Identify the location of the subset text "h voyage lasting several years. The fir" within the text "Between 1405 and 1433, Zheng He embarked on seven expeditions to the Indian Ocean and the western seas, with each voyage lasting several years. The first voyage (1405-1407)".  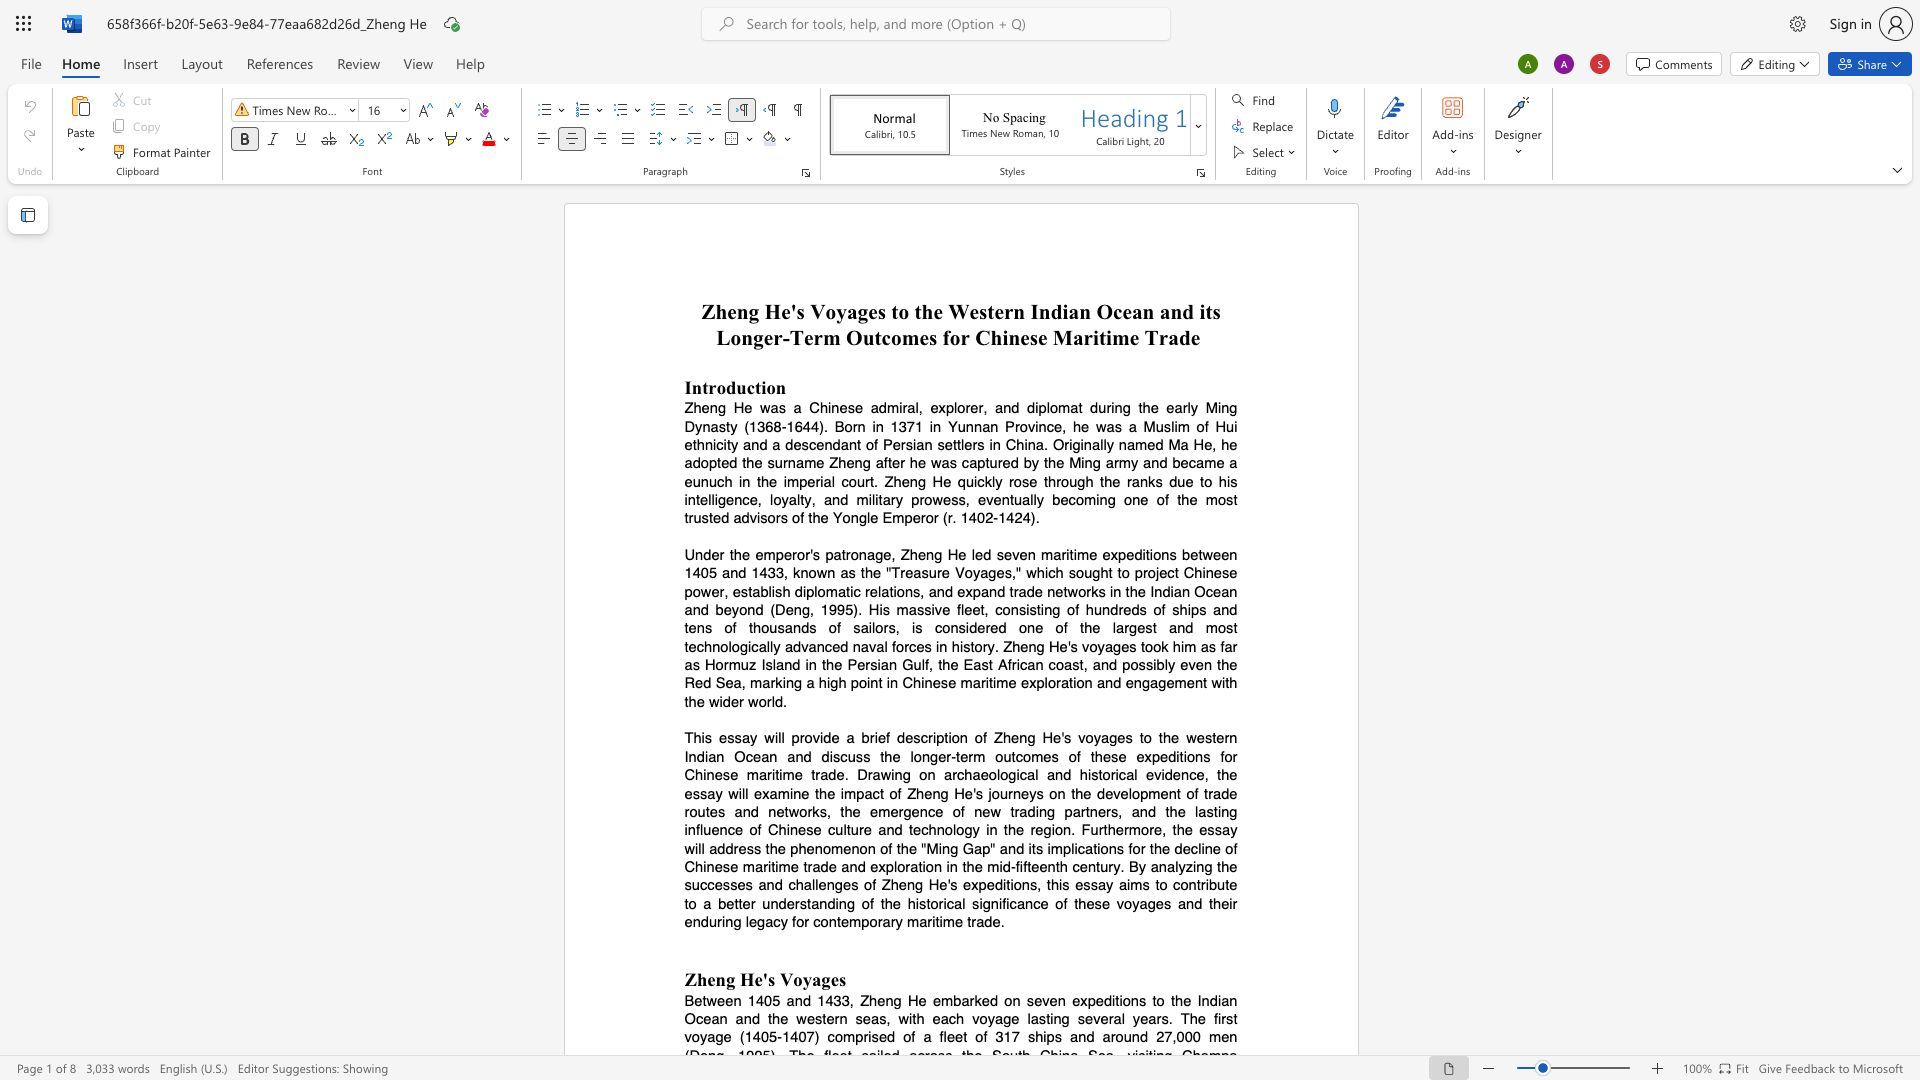
(955, 1018).